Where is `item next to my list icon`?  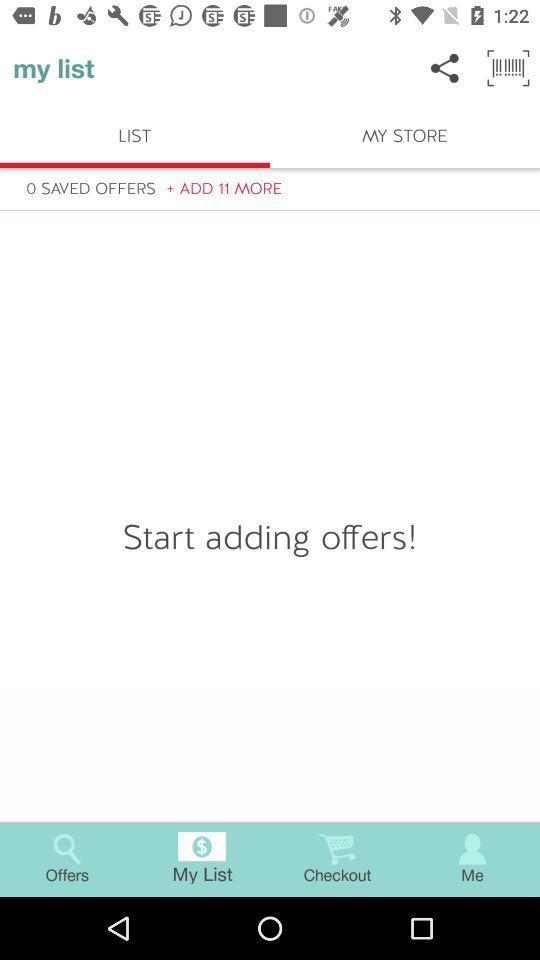
item next to my list icon is located at coordinates (445, 68).